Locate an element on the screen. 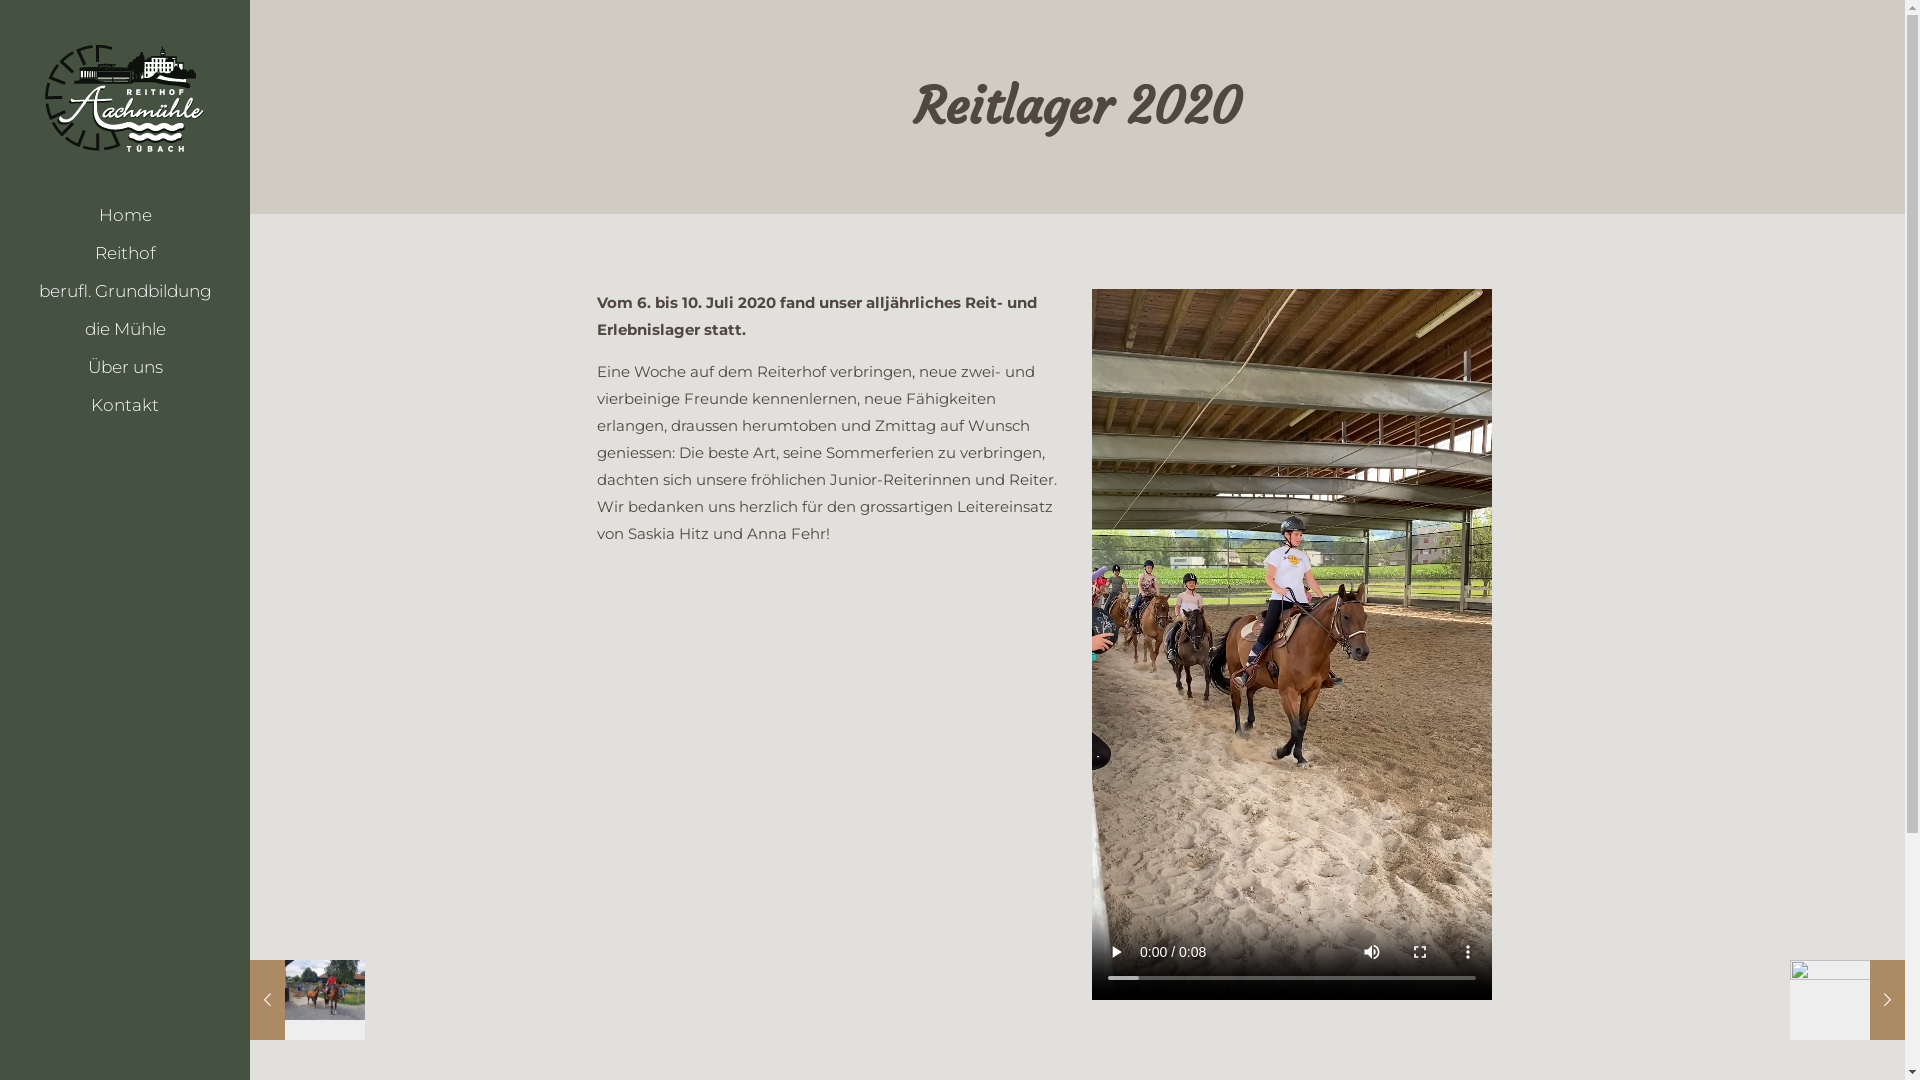  'berufl. Grundbildung' is located at coordinates (123, 290).